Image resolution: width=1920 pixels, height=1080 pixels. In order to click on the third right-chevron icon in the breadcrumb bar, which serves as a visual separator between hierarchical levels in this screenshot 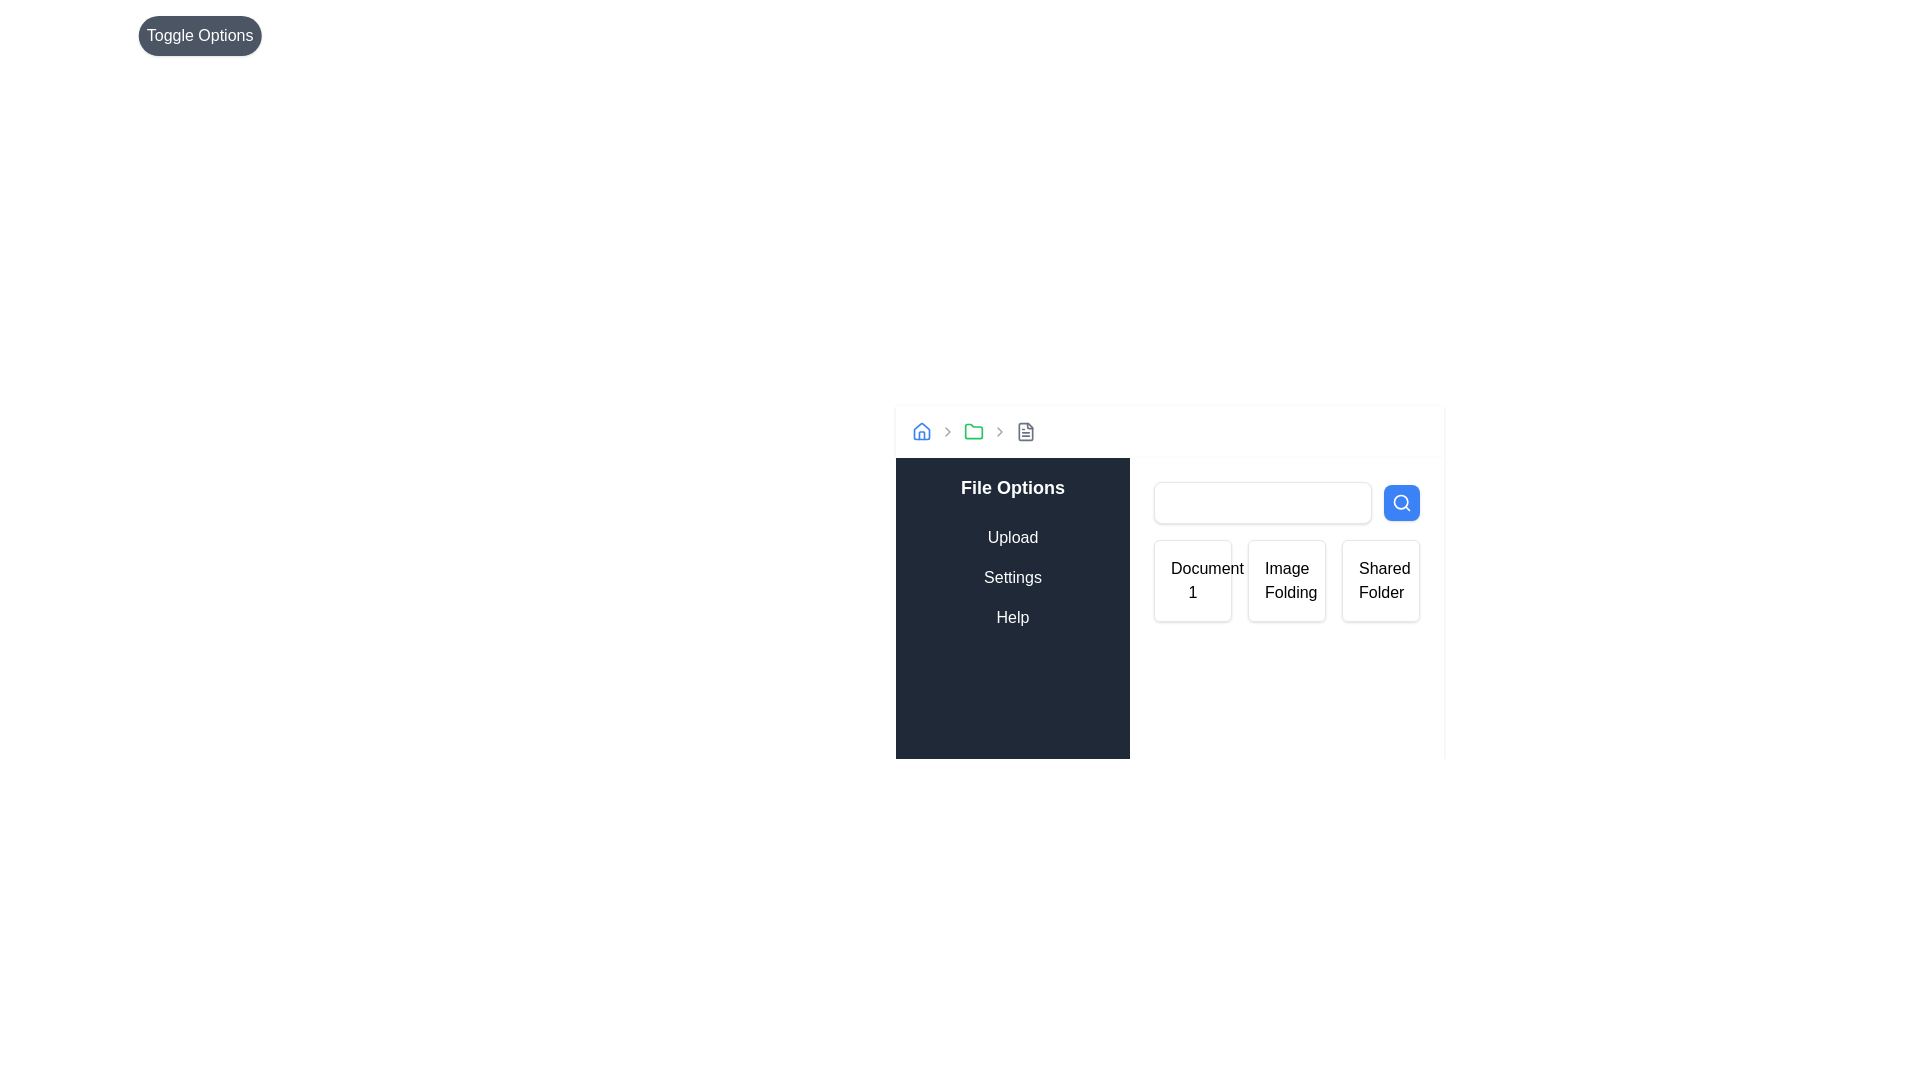, I will do `click(999, 431)`.